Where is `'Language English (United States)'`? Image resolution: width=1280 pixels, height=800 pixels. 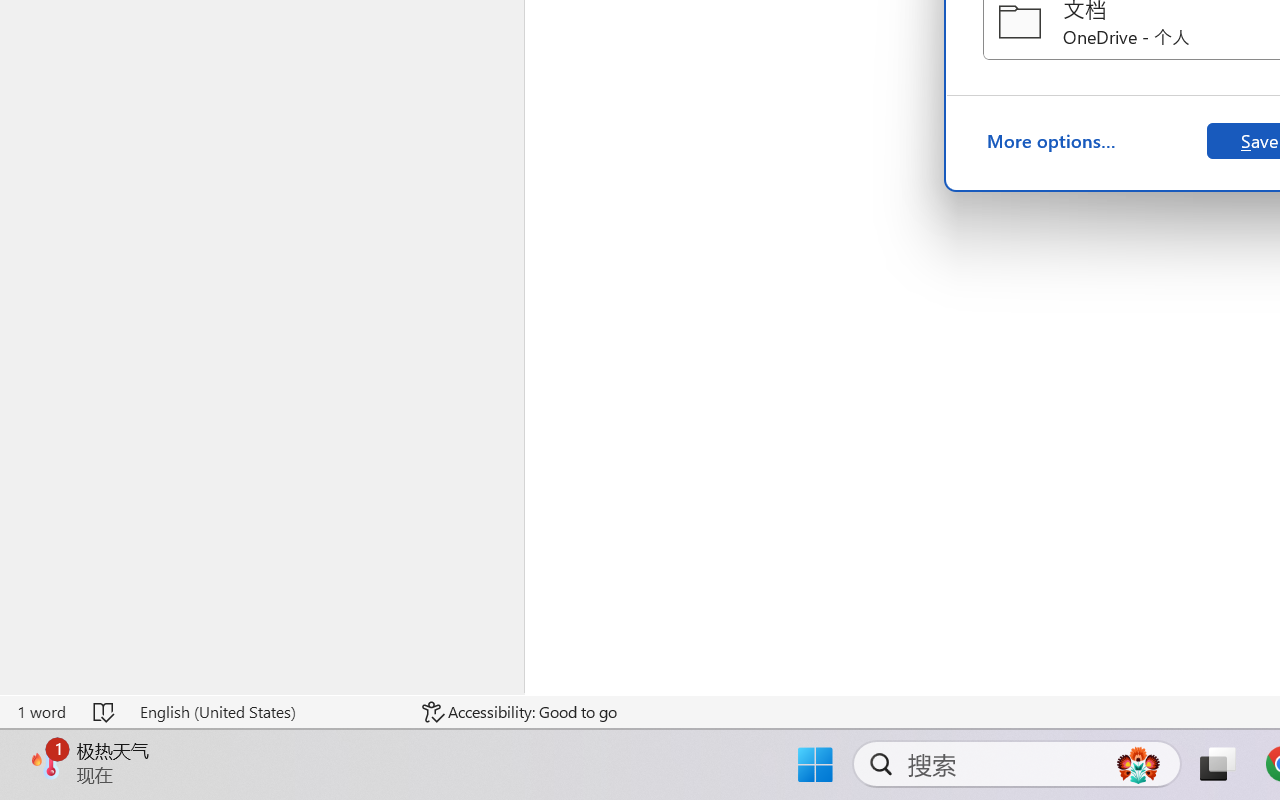
'Language English (United States)' is located at coordinates (266, 711).